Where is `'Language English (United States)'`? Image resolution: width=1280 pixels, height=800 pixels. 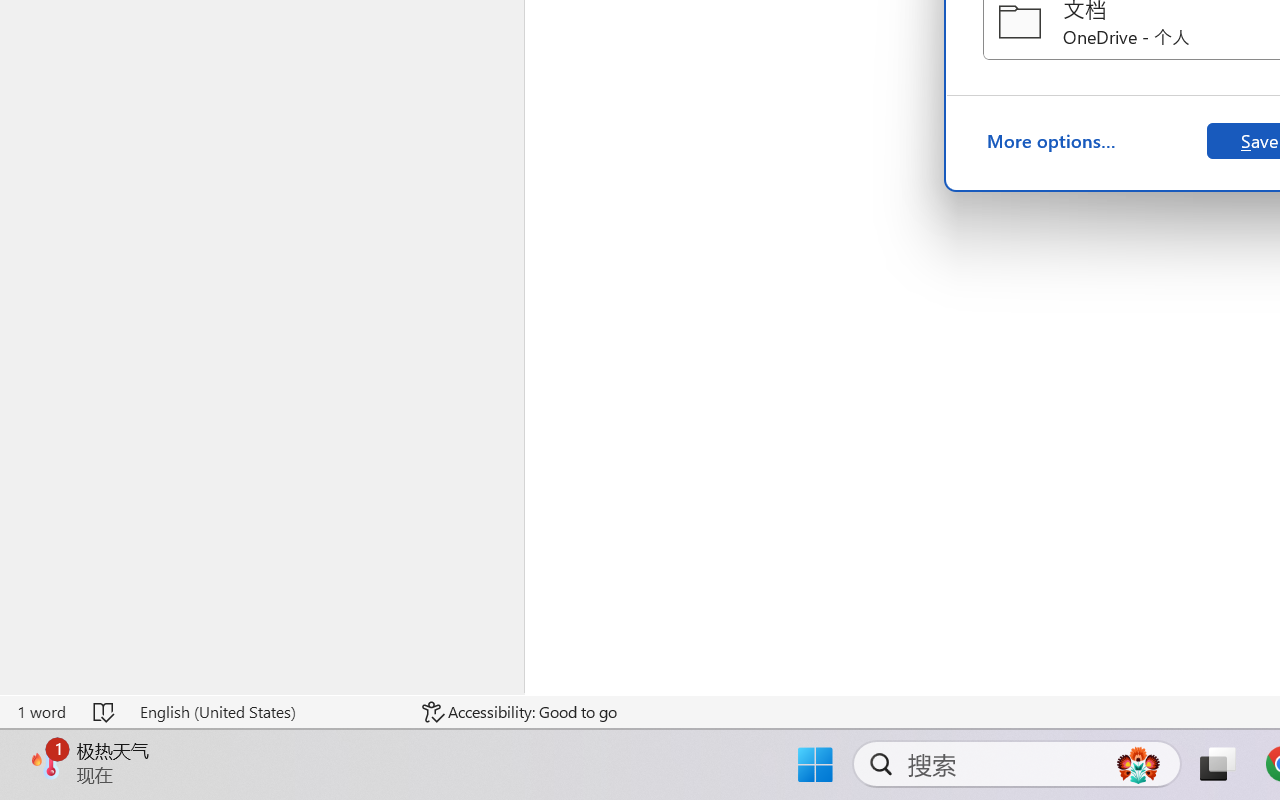
'Language English (United States)' is located at coordinates (266, 711).